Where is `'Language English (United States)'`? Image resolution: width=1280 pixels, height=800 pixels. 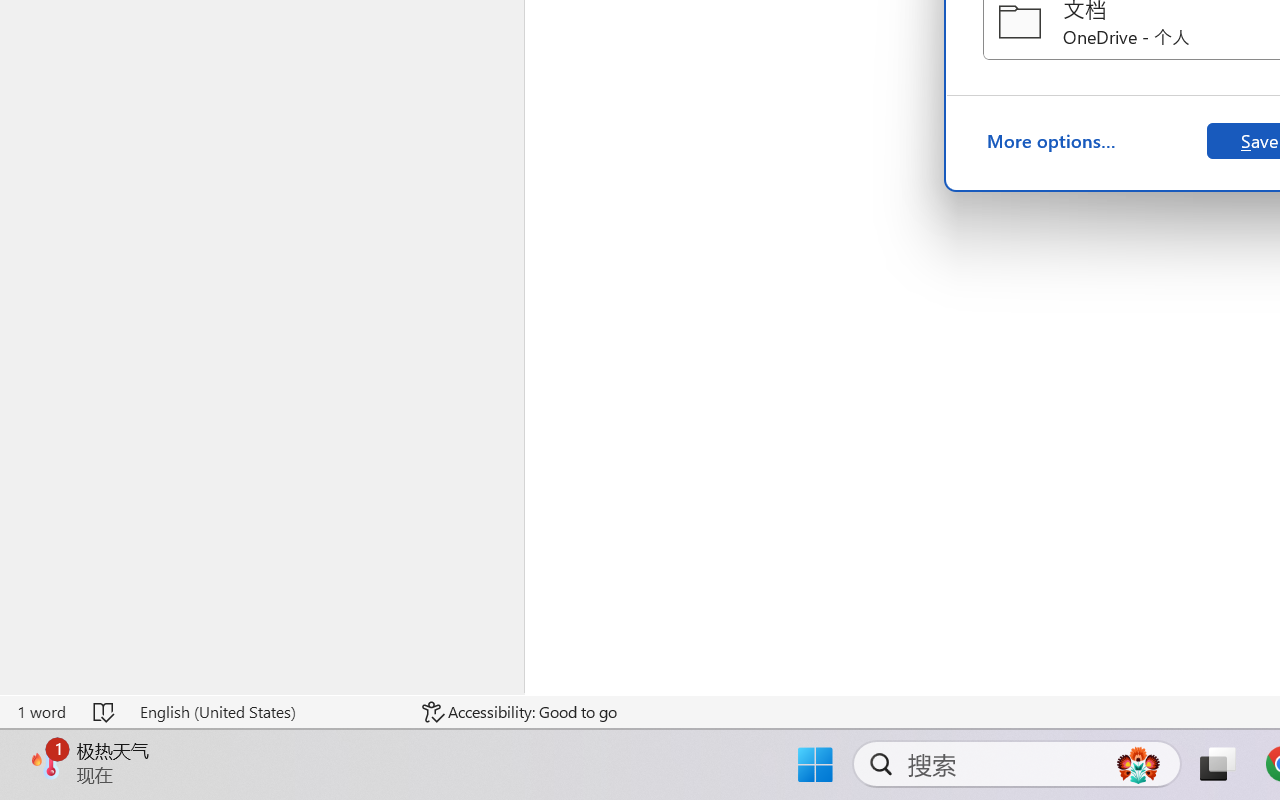
'Language English (United States)' is located at coordinates (266, 711).